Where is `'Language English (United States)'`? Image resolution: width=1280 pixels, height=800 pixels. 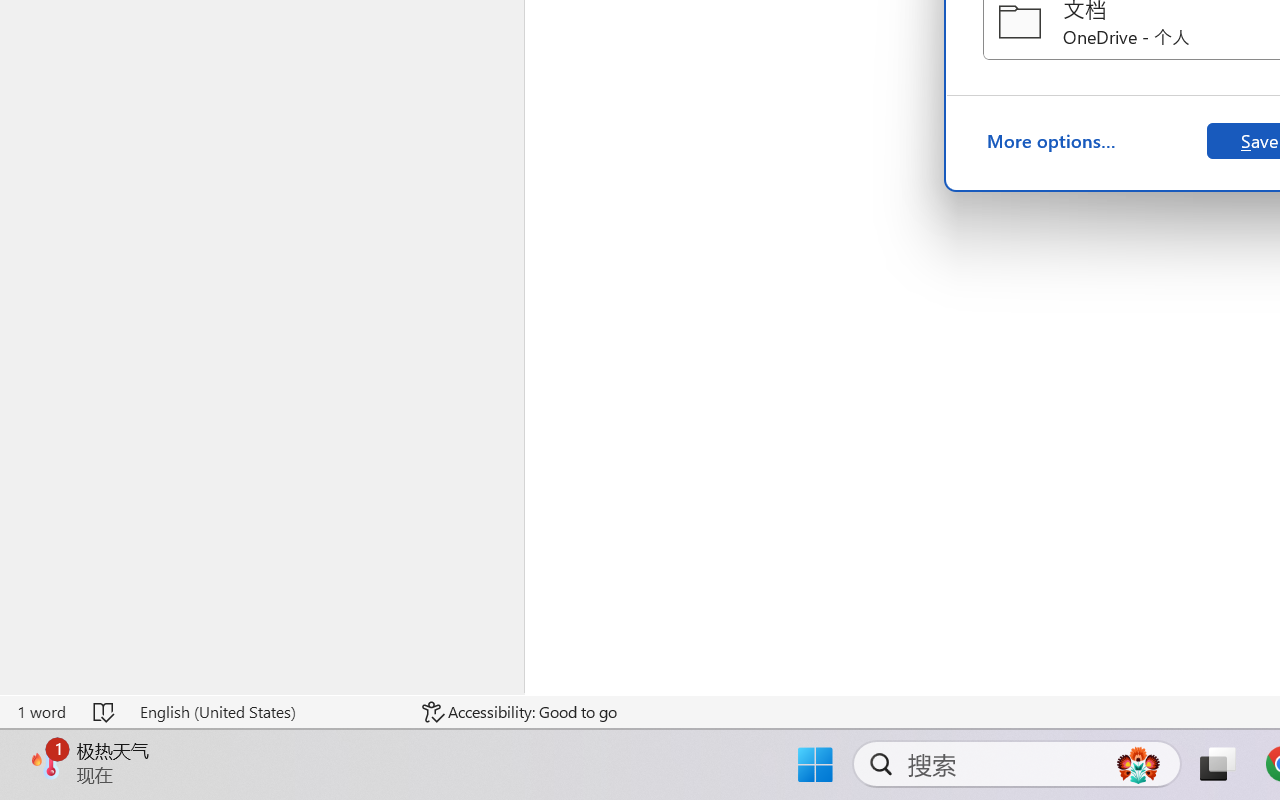
'Language English (United States)' is located at coordinates (266, 711).